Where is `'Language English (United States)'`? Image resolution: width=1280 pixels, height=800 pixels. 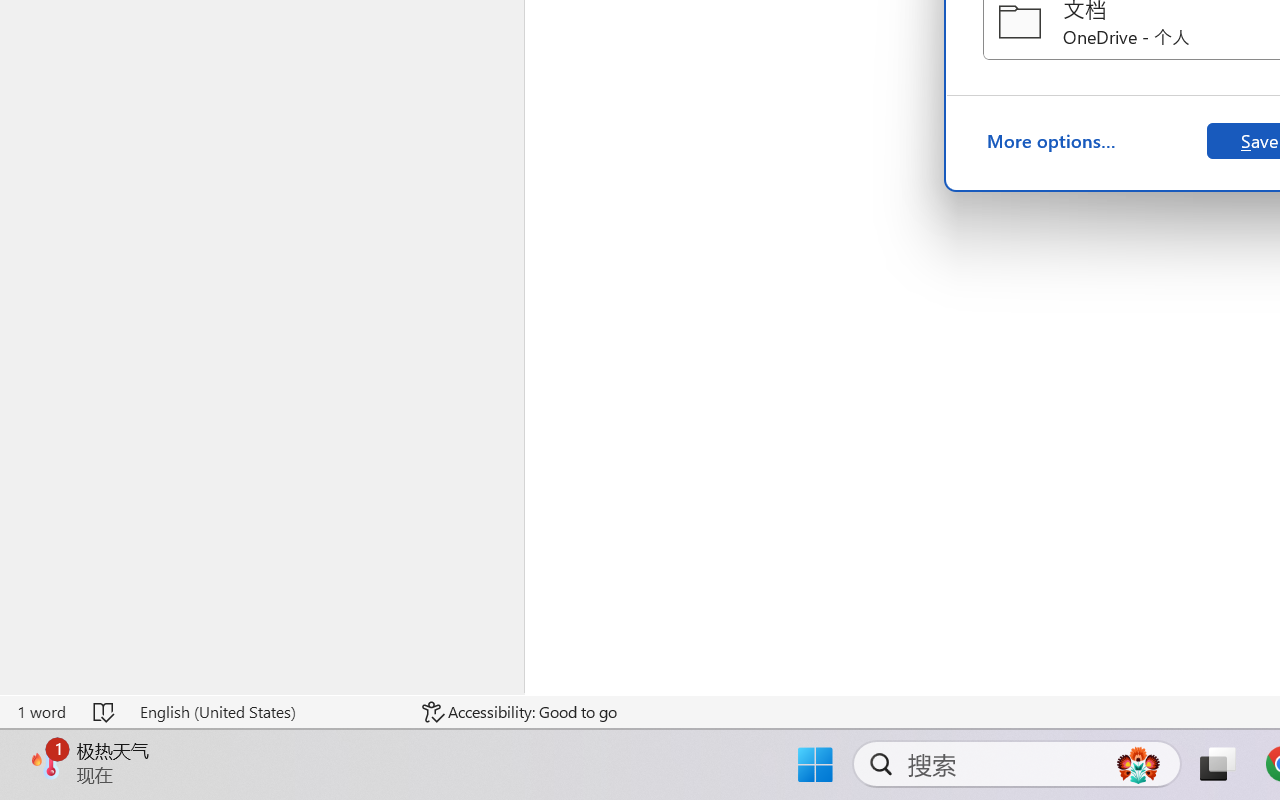
'Language English (United States)' is located at coordinates (266, 711).